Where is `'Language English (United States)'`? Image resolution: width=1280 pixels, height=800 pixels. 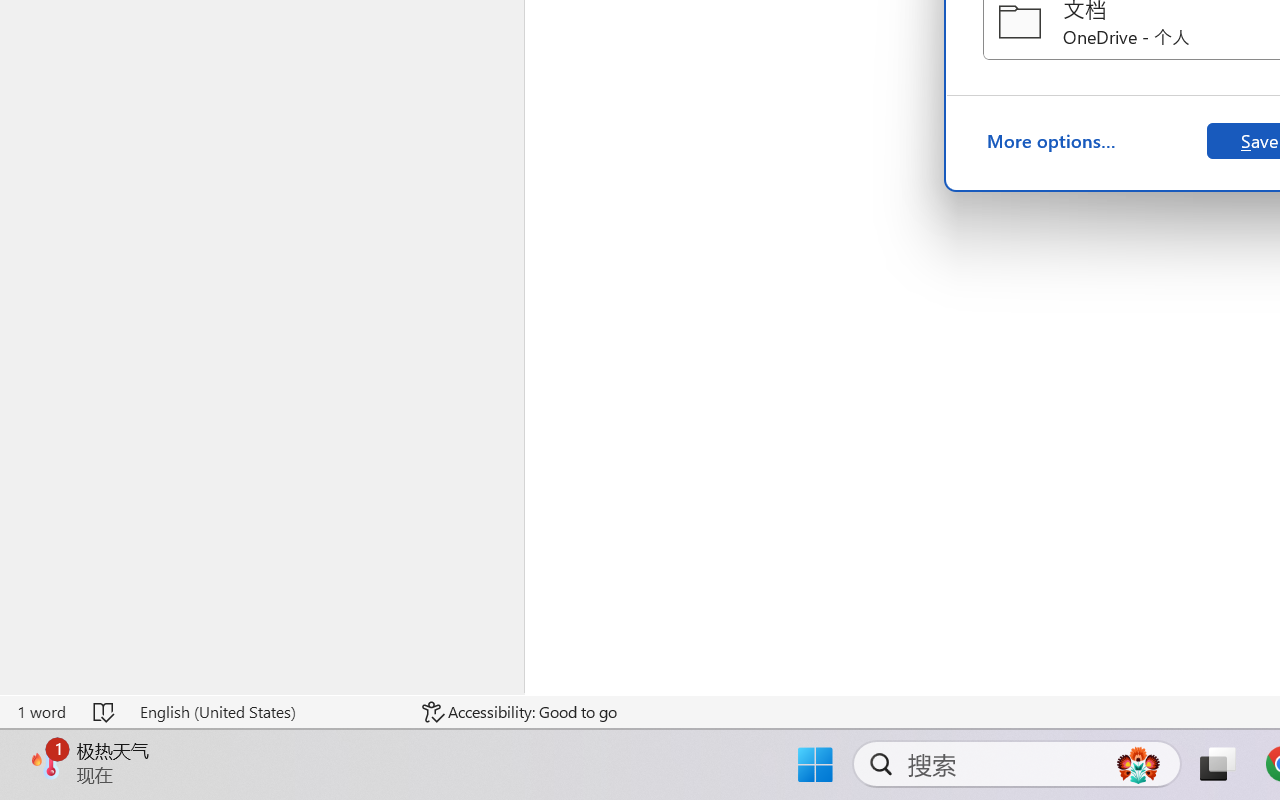
'Language English (United States)' is located at coordinates (266, 711).